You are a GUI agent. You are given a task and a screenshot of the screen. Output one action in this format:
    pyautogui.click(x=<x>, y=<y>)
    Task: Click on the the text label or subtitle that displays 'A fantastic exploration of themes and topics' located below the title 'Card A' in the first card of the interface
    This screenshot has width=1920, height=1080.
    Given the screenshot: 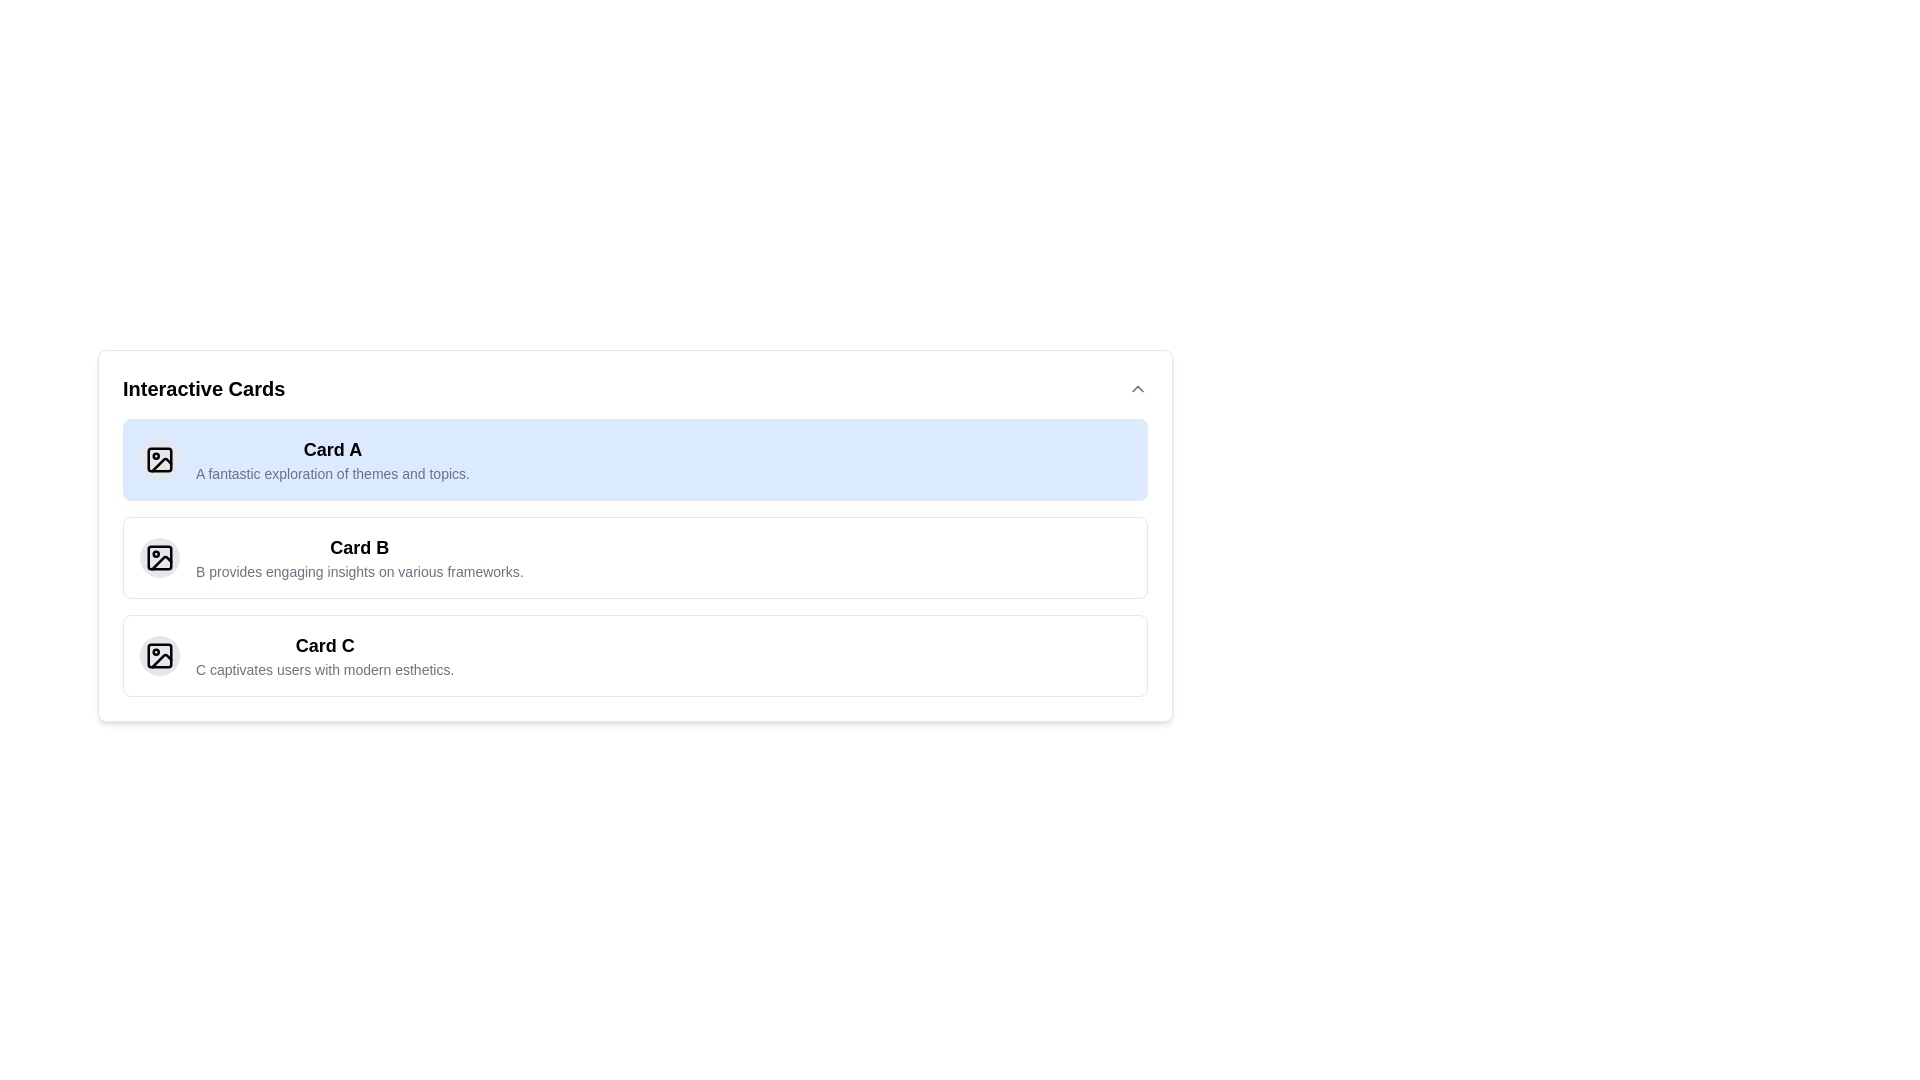 What is the action you would take?
    pyautogui.click(x=332, y=474)
    